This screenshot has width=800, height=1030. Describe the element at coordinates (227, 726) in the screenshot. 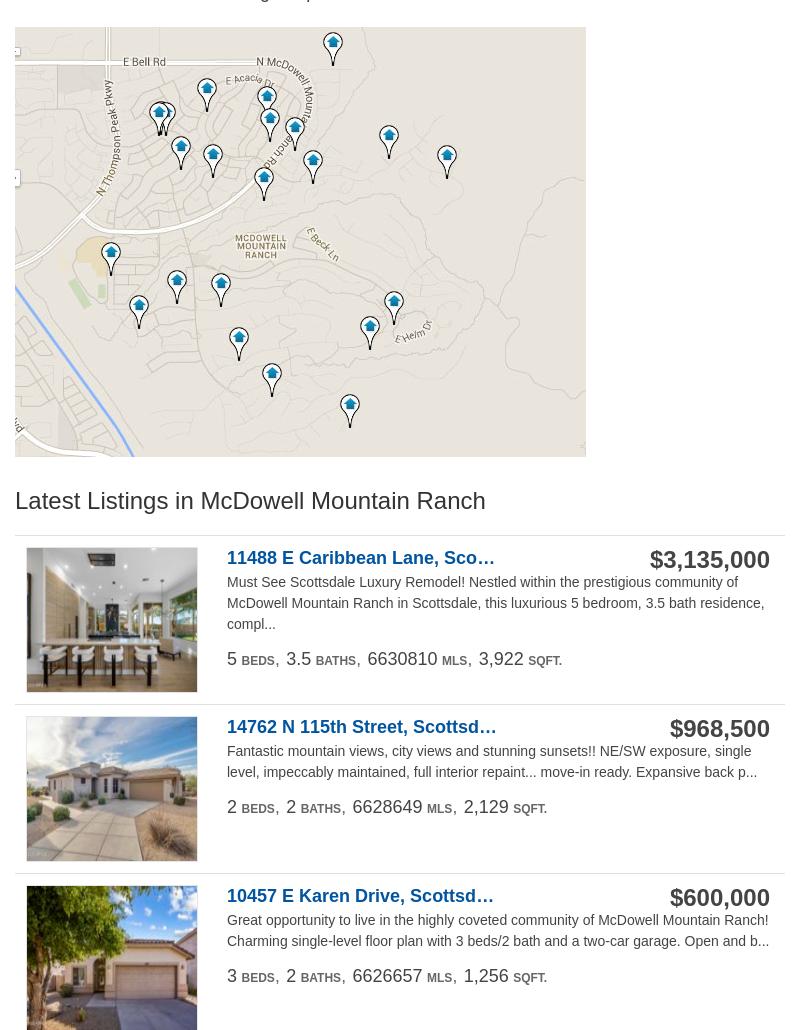

I see `'14762 N 115th Street, Scottsdale'` at that location.